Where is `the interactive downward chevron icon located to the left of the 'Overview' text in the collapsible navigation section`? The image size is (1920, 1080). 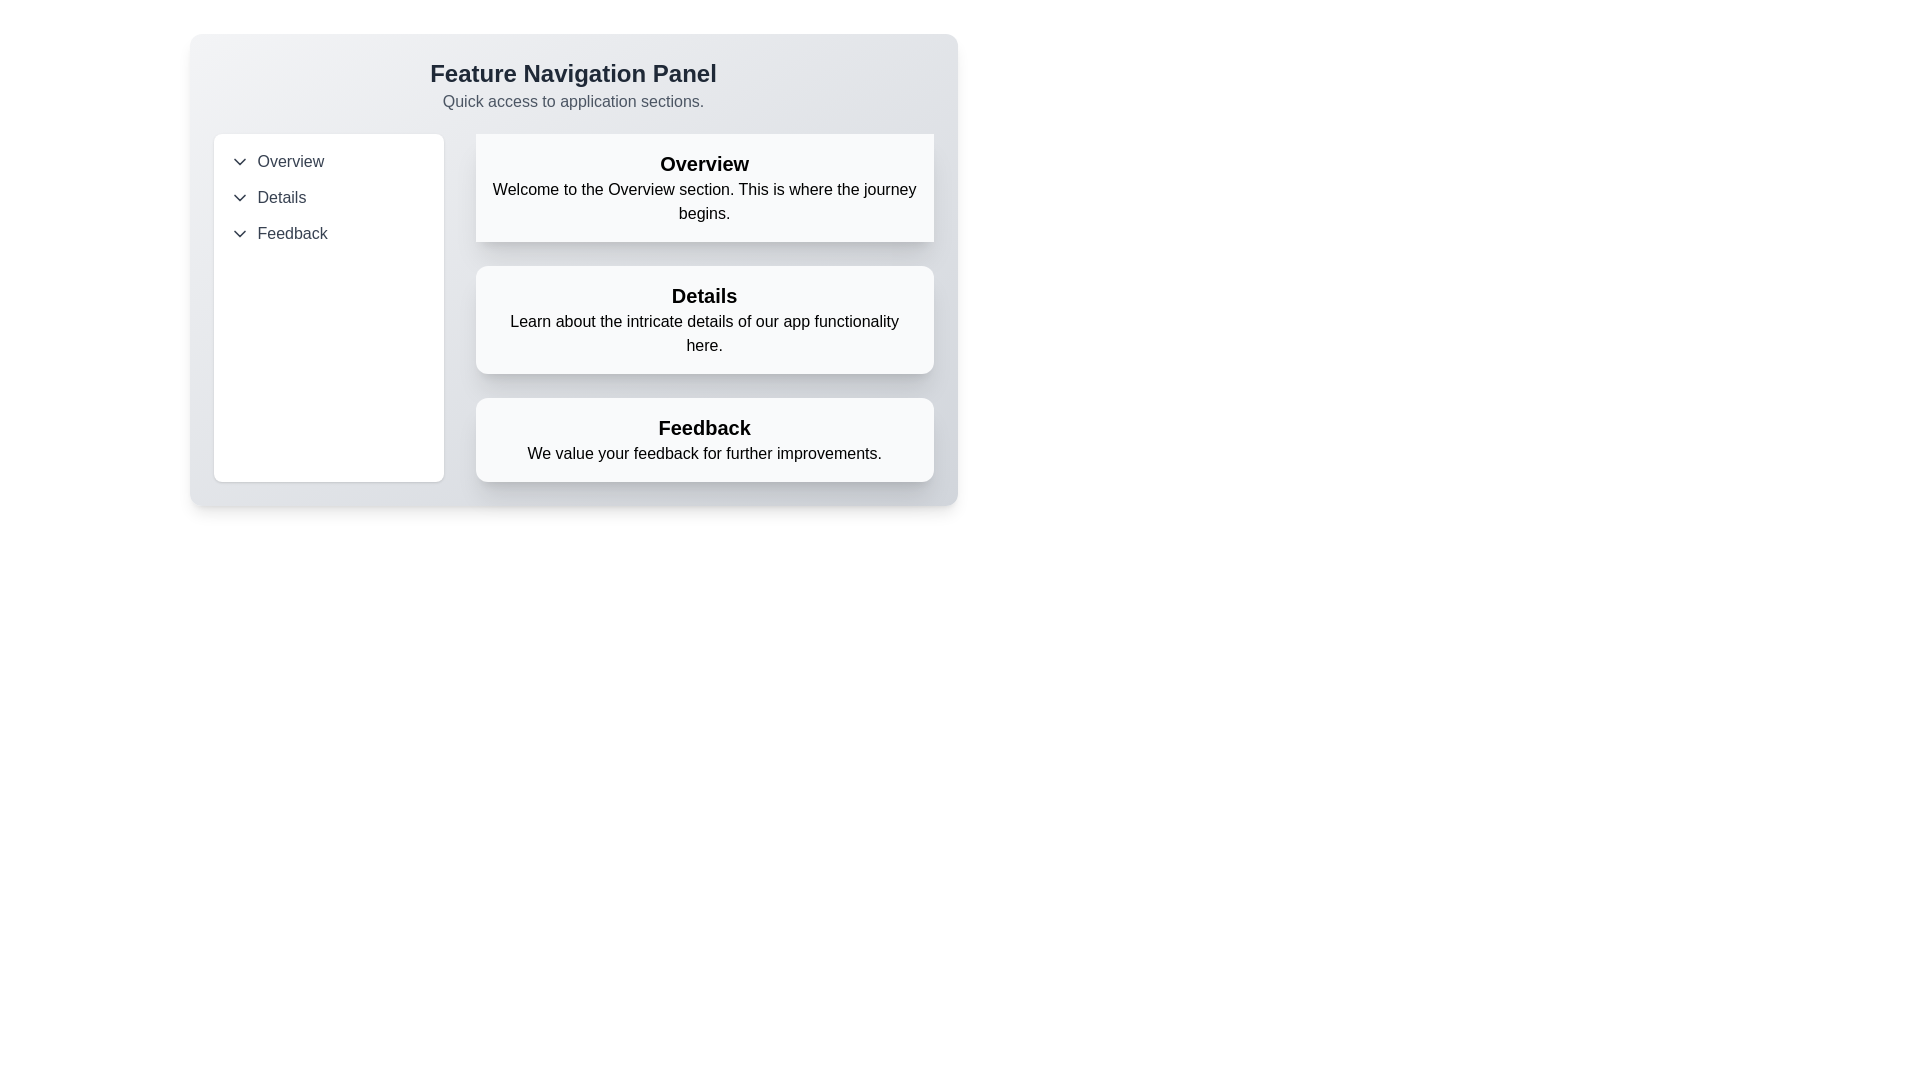 the interactive downward chevron icon located to the left of the 'Overview' text in the collapsible navigation section is located at coordinates (239, 161).